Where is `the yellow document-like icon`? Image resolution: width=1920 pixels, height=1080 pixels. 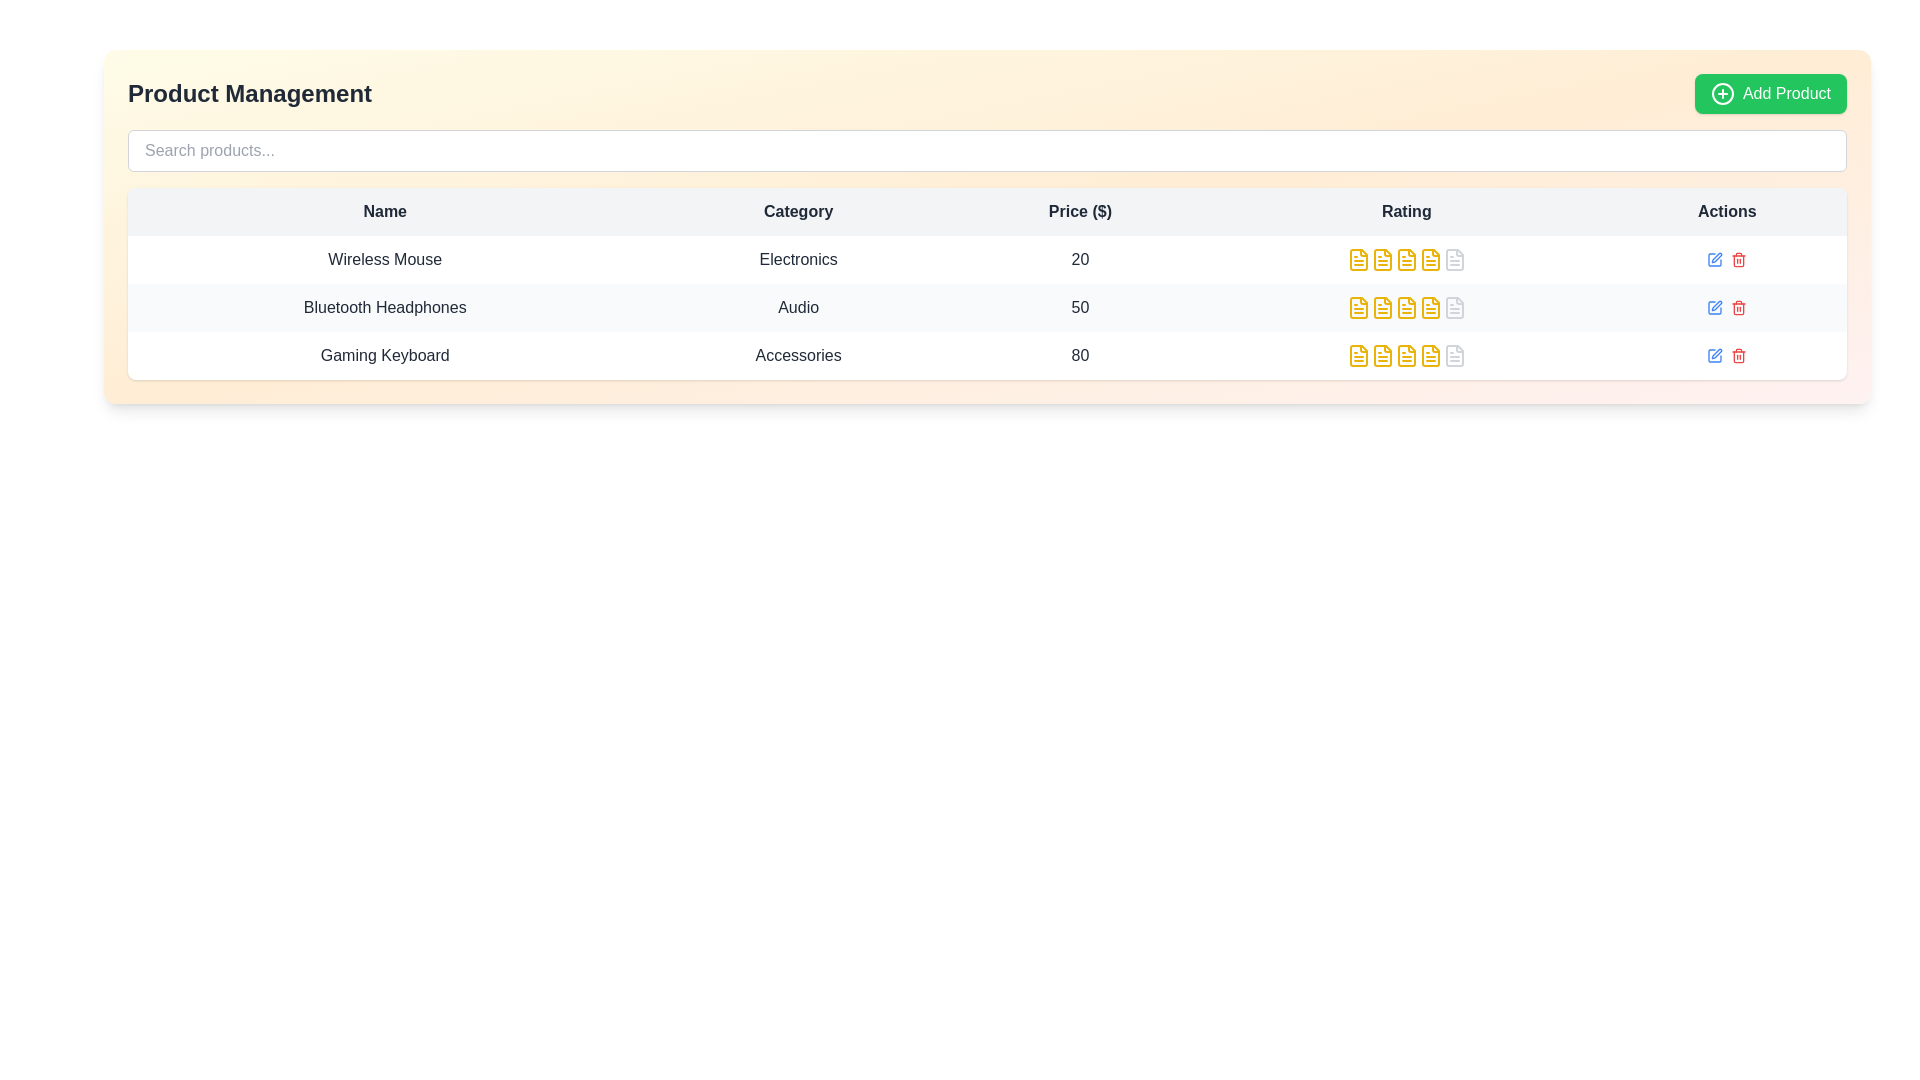 the yellow document-like icon is located at coordinates (1358, 308).